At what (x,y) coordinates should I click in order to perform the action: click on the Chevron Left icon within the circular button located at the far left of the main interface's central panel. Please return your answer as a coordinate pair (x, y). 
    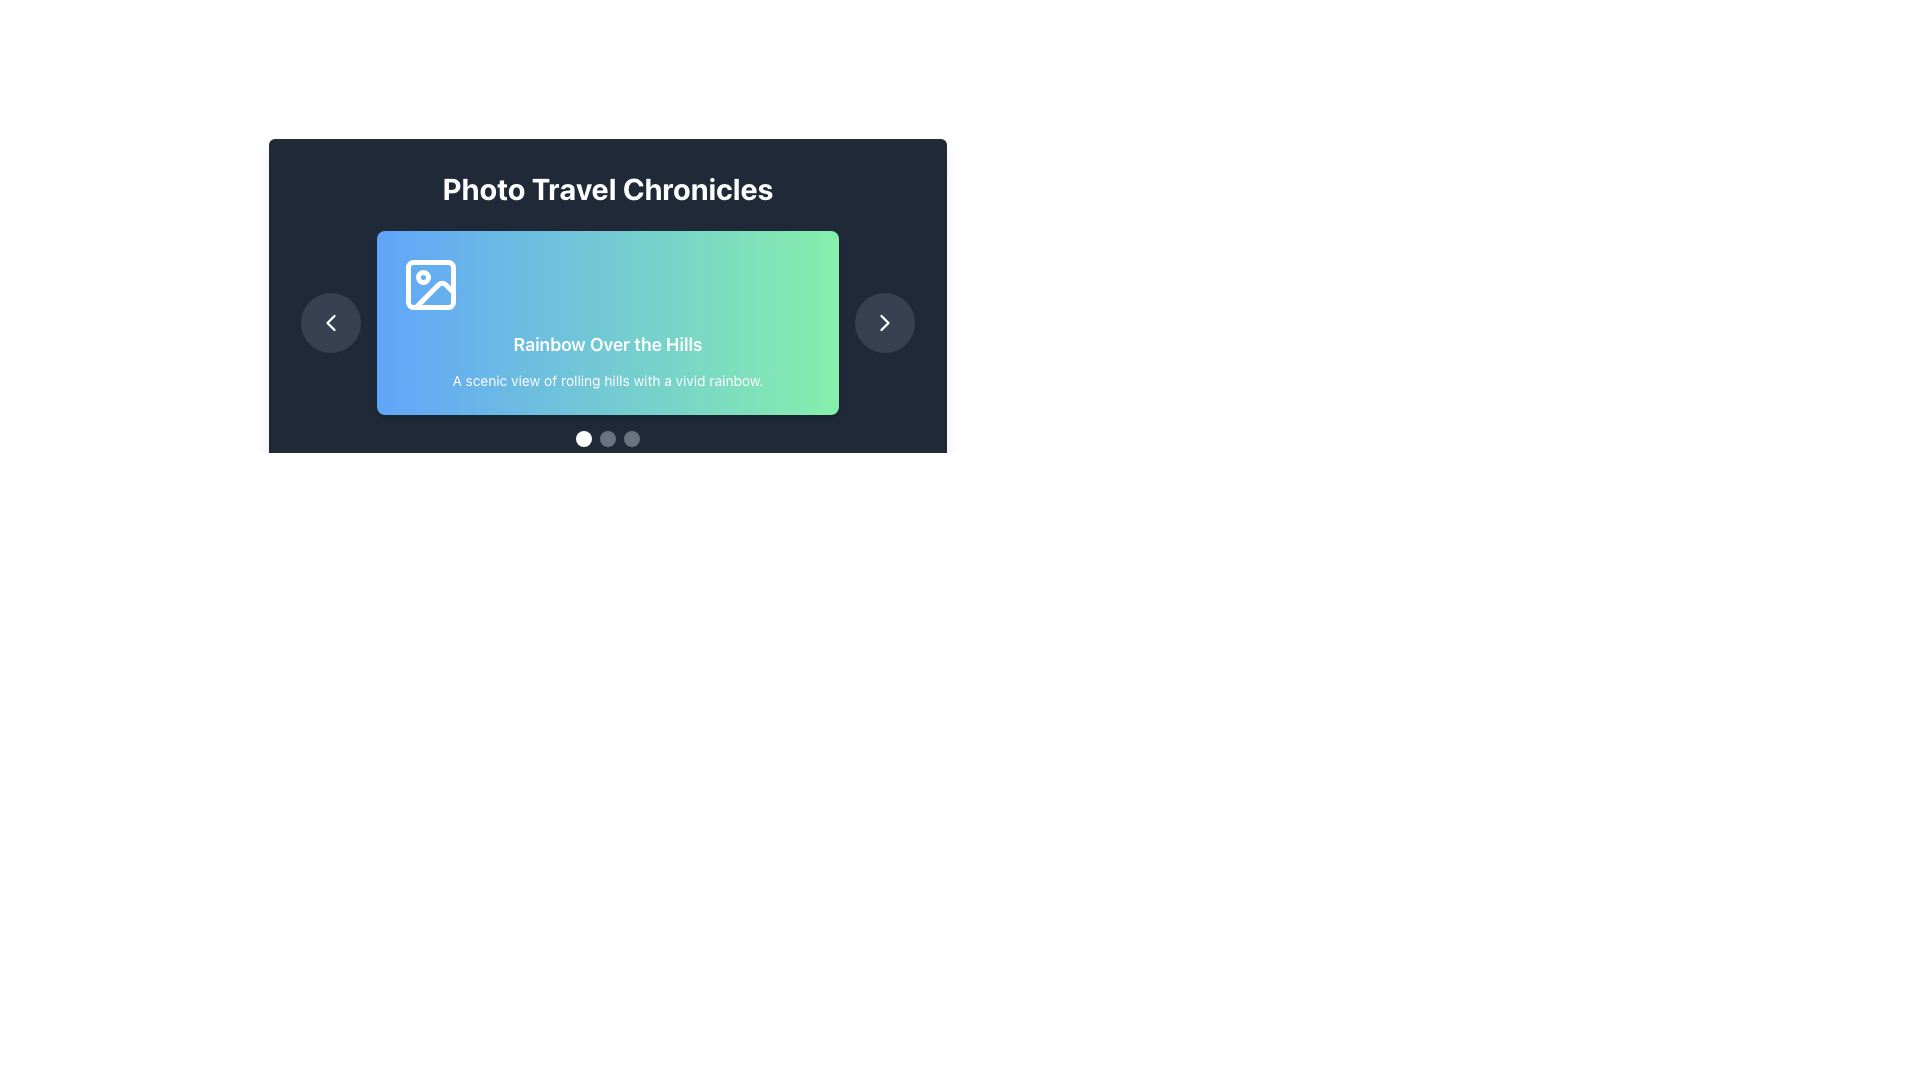
    Looking at the image, I should click on (331, 322).